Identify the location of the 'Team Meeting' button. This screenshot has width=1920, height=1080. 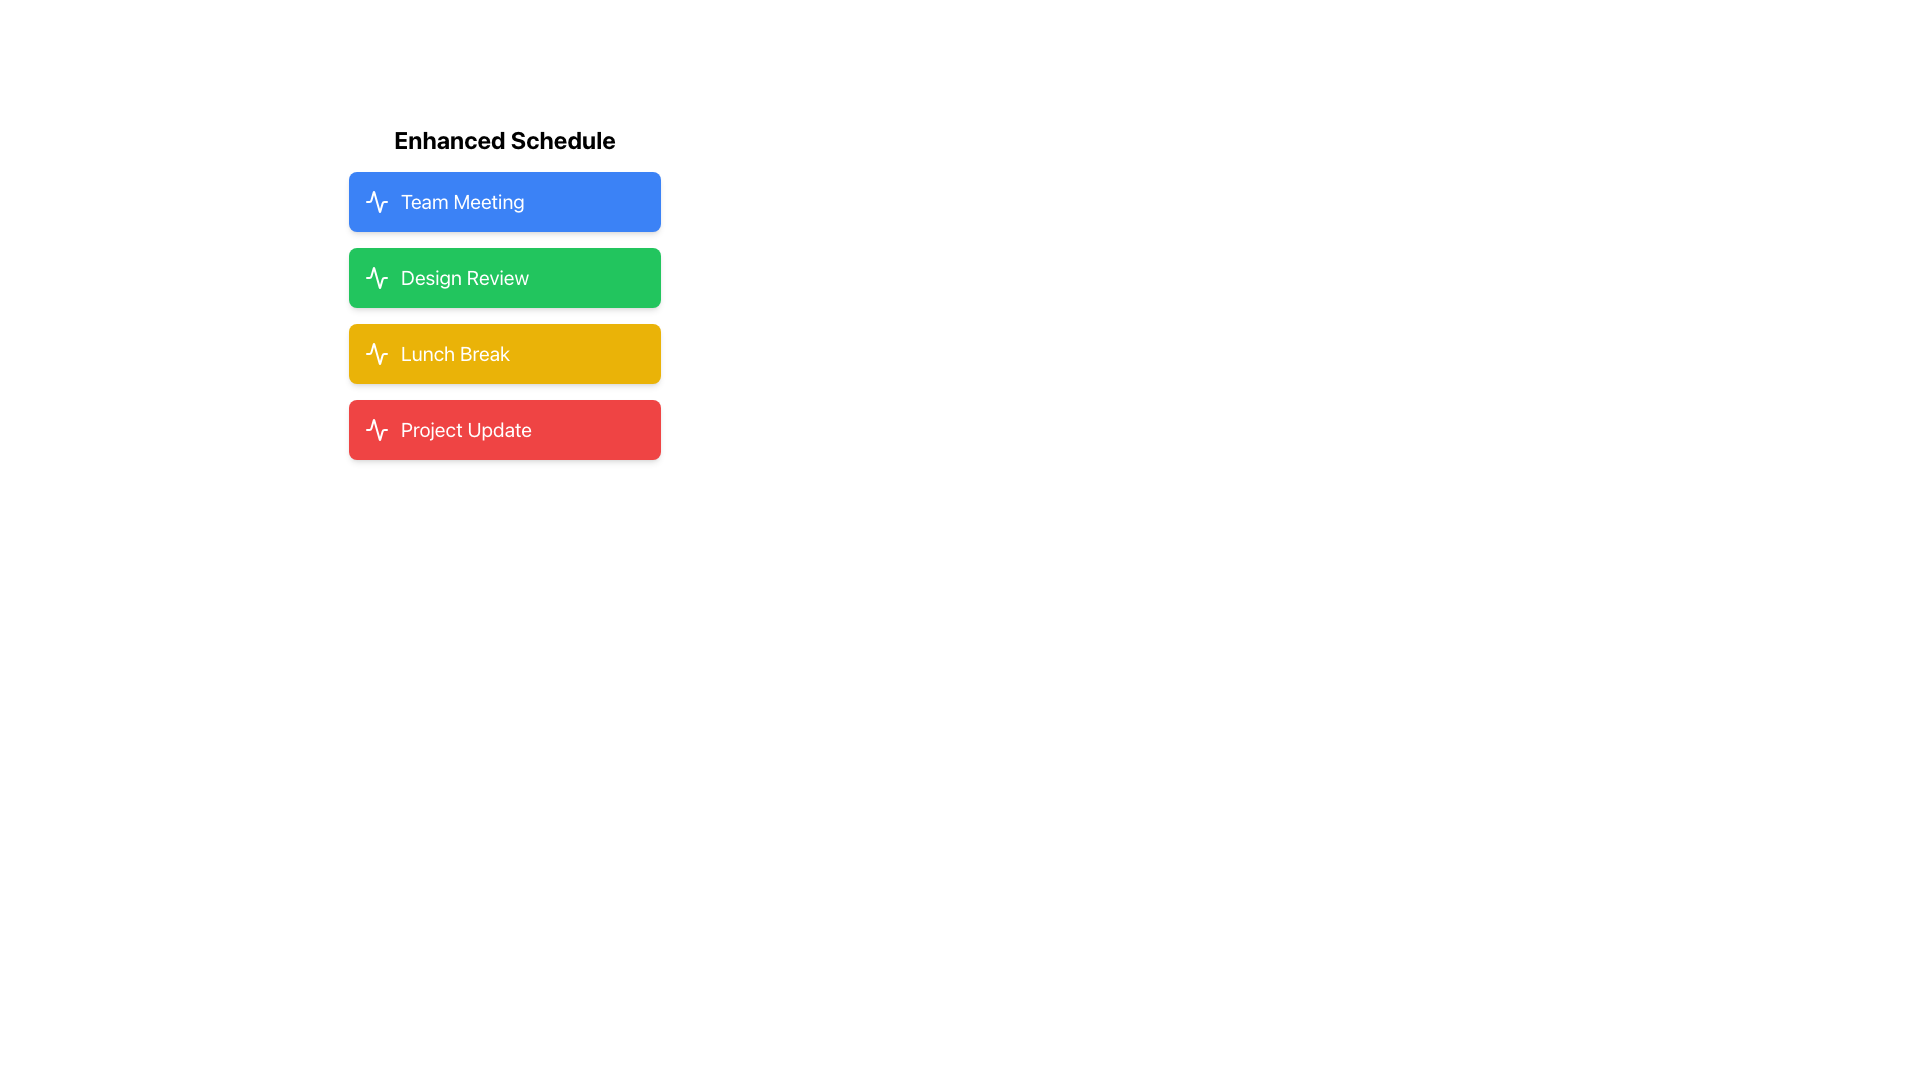
(504, 201).